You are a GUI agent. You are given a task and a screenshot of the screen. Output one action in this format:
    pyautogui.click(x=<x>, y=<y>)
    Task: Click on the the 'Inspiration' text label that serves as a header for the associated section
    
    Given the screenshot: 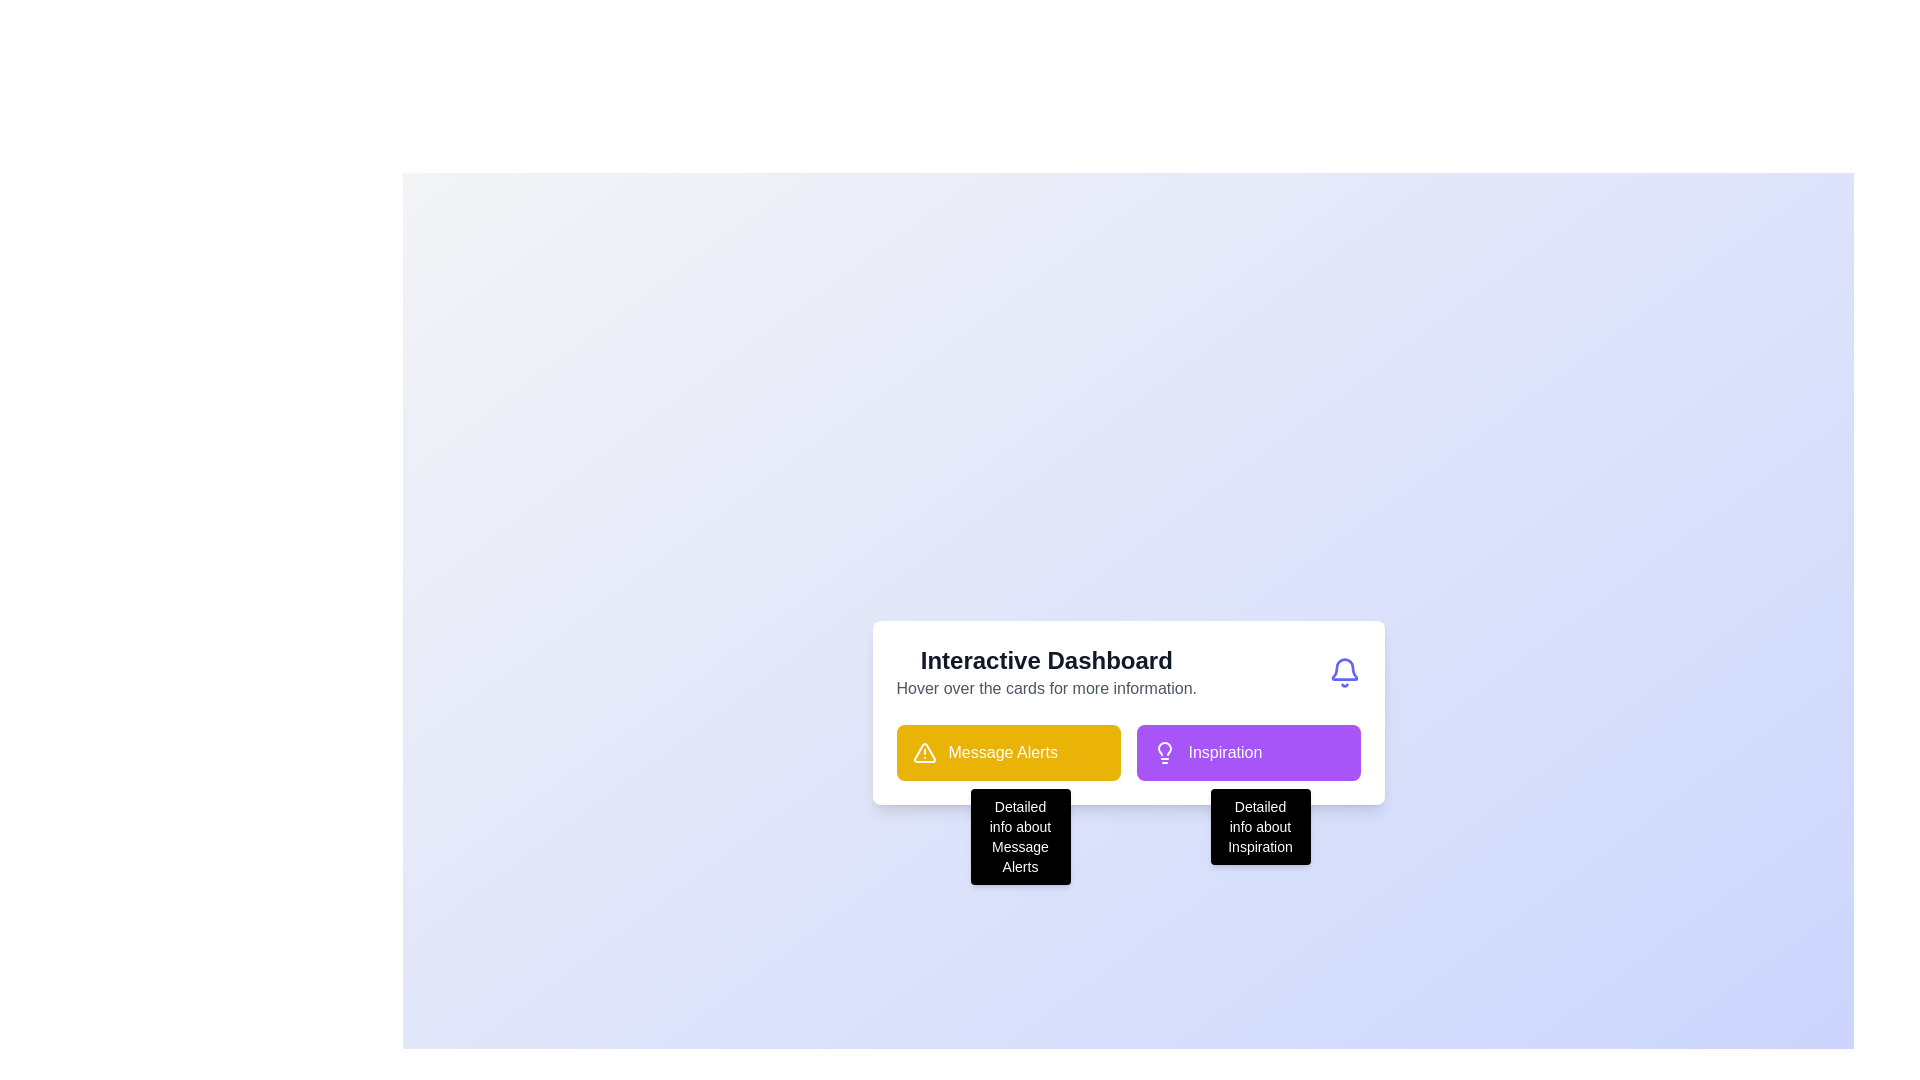 What is the action you would take?
    pyautogui.click(x=1224, y=752)
    